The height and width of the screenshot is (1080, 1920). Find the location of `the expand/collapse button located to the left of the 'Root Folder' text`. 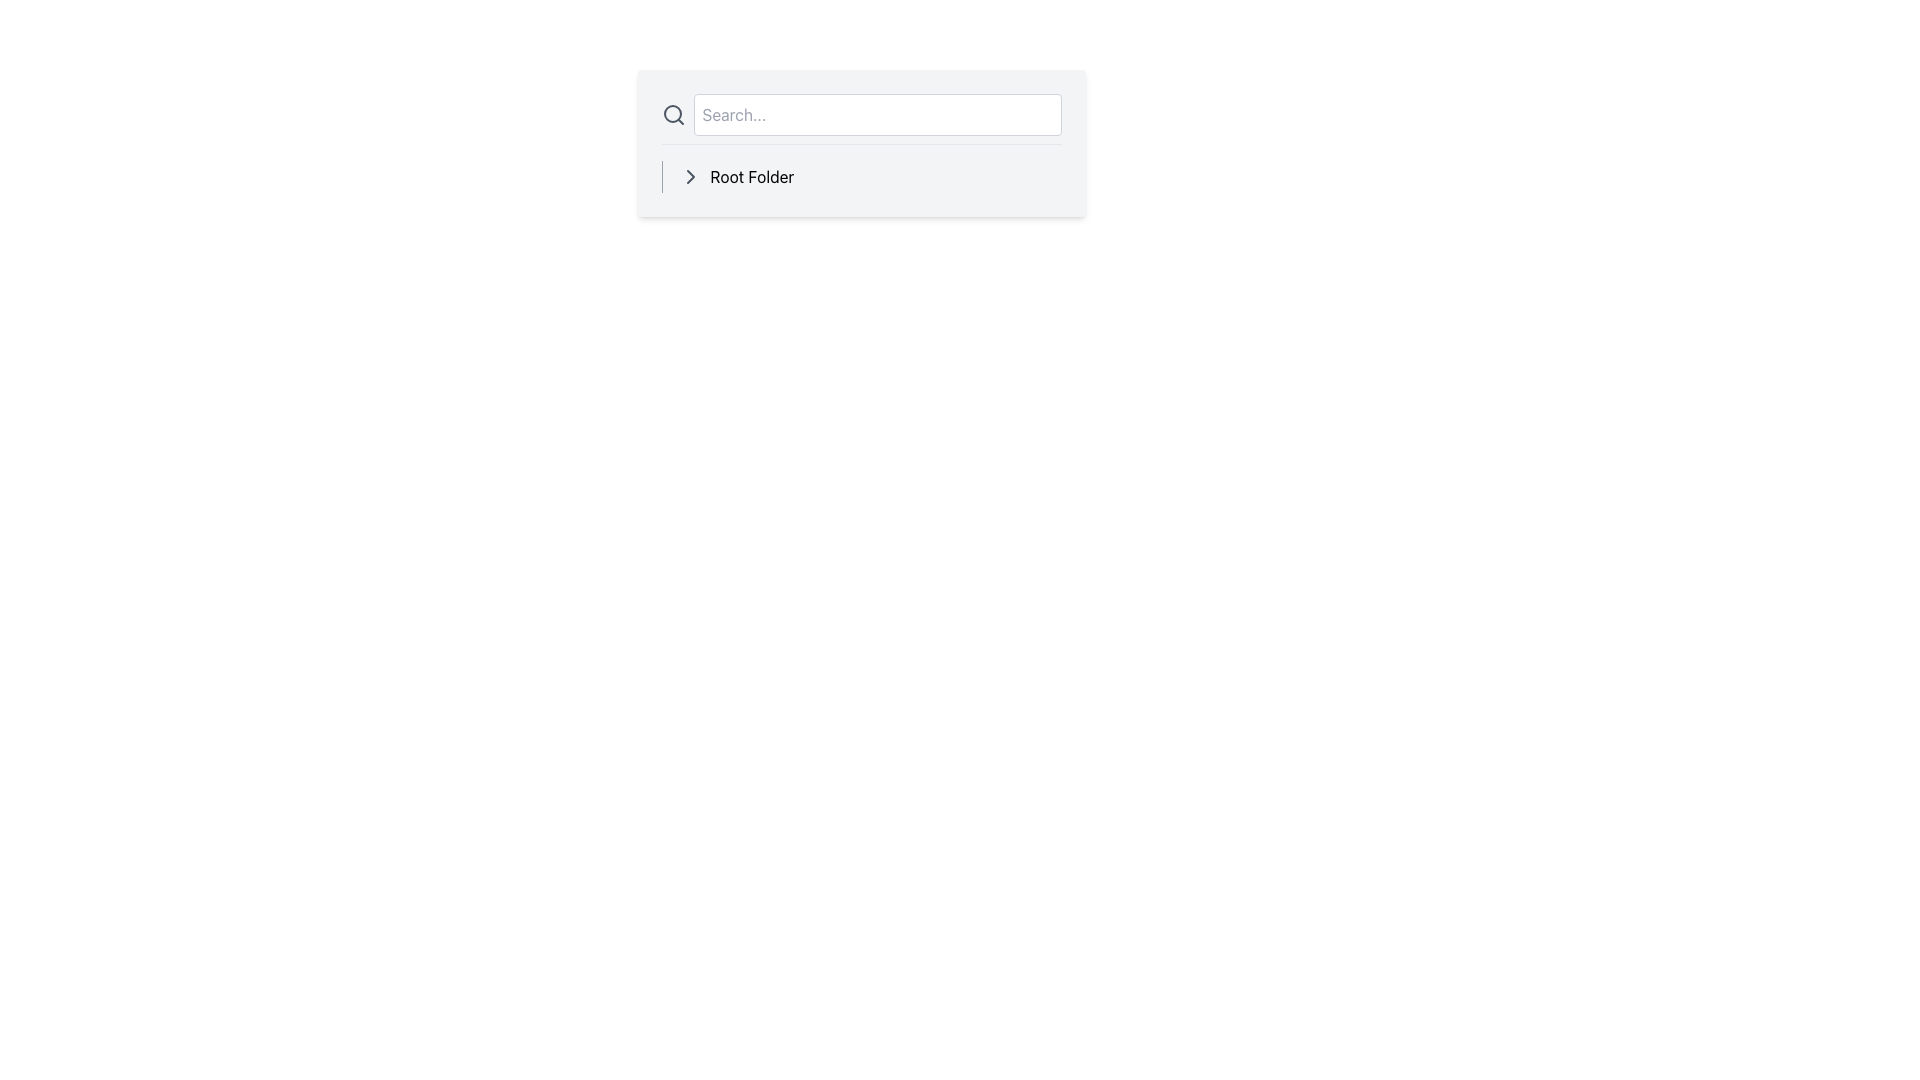

the expand/collapse button located to the left of the 'Root Folder' text is located at coordinates (690, 176).